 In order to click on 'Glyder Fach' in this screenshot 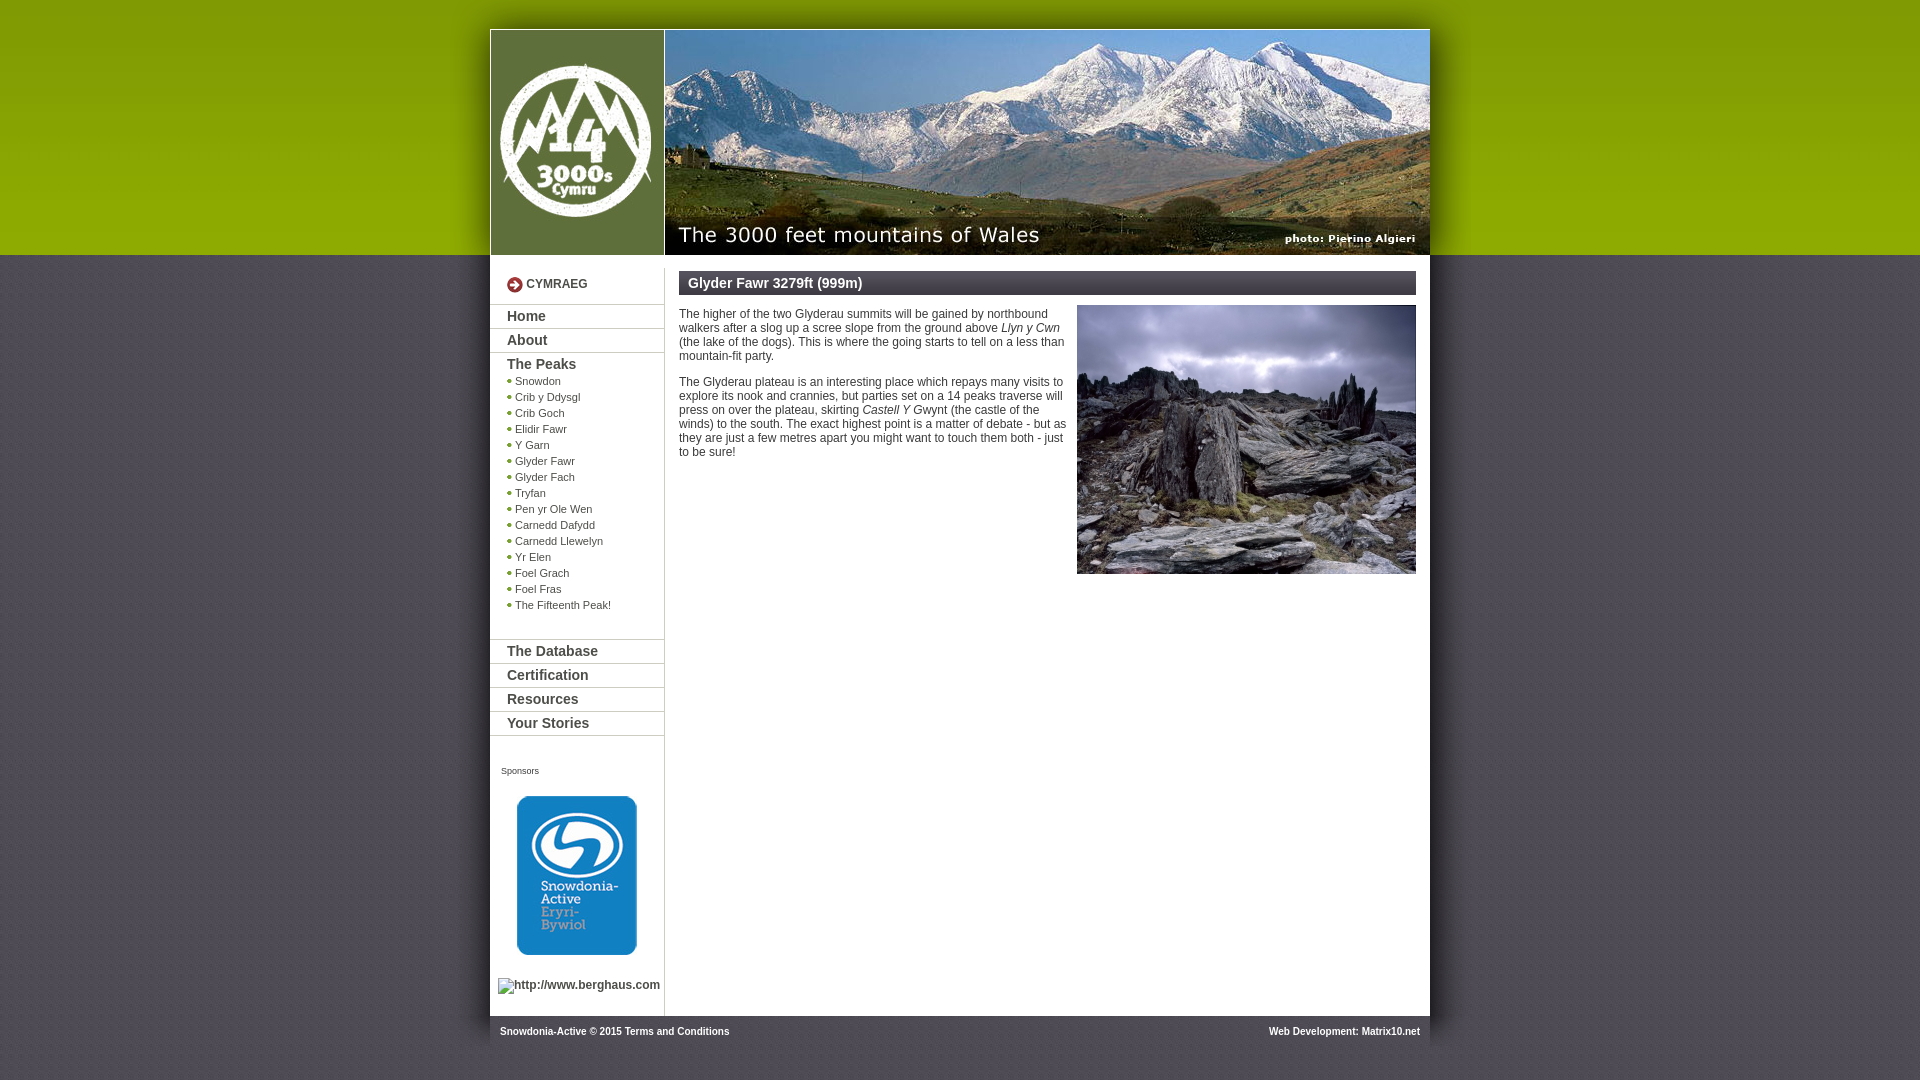, I will do `click(584, 477)`.